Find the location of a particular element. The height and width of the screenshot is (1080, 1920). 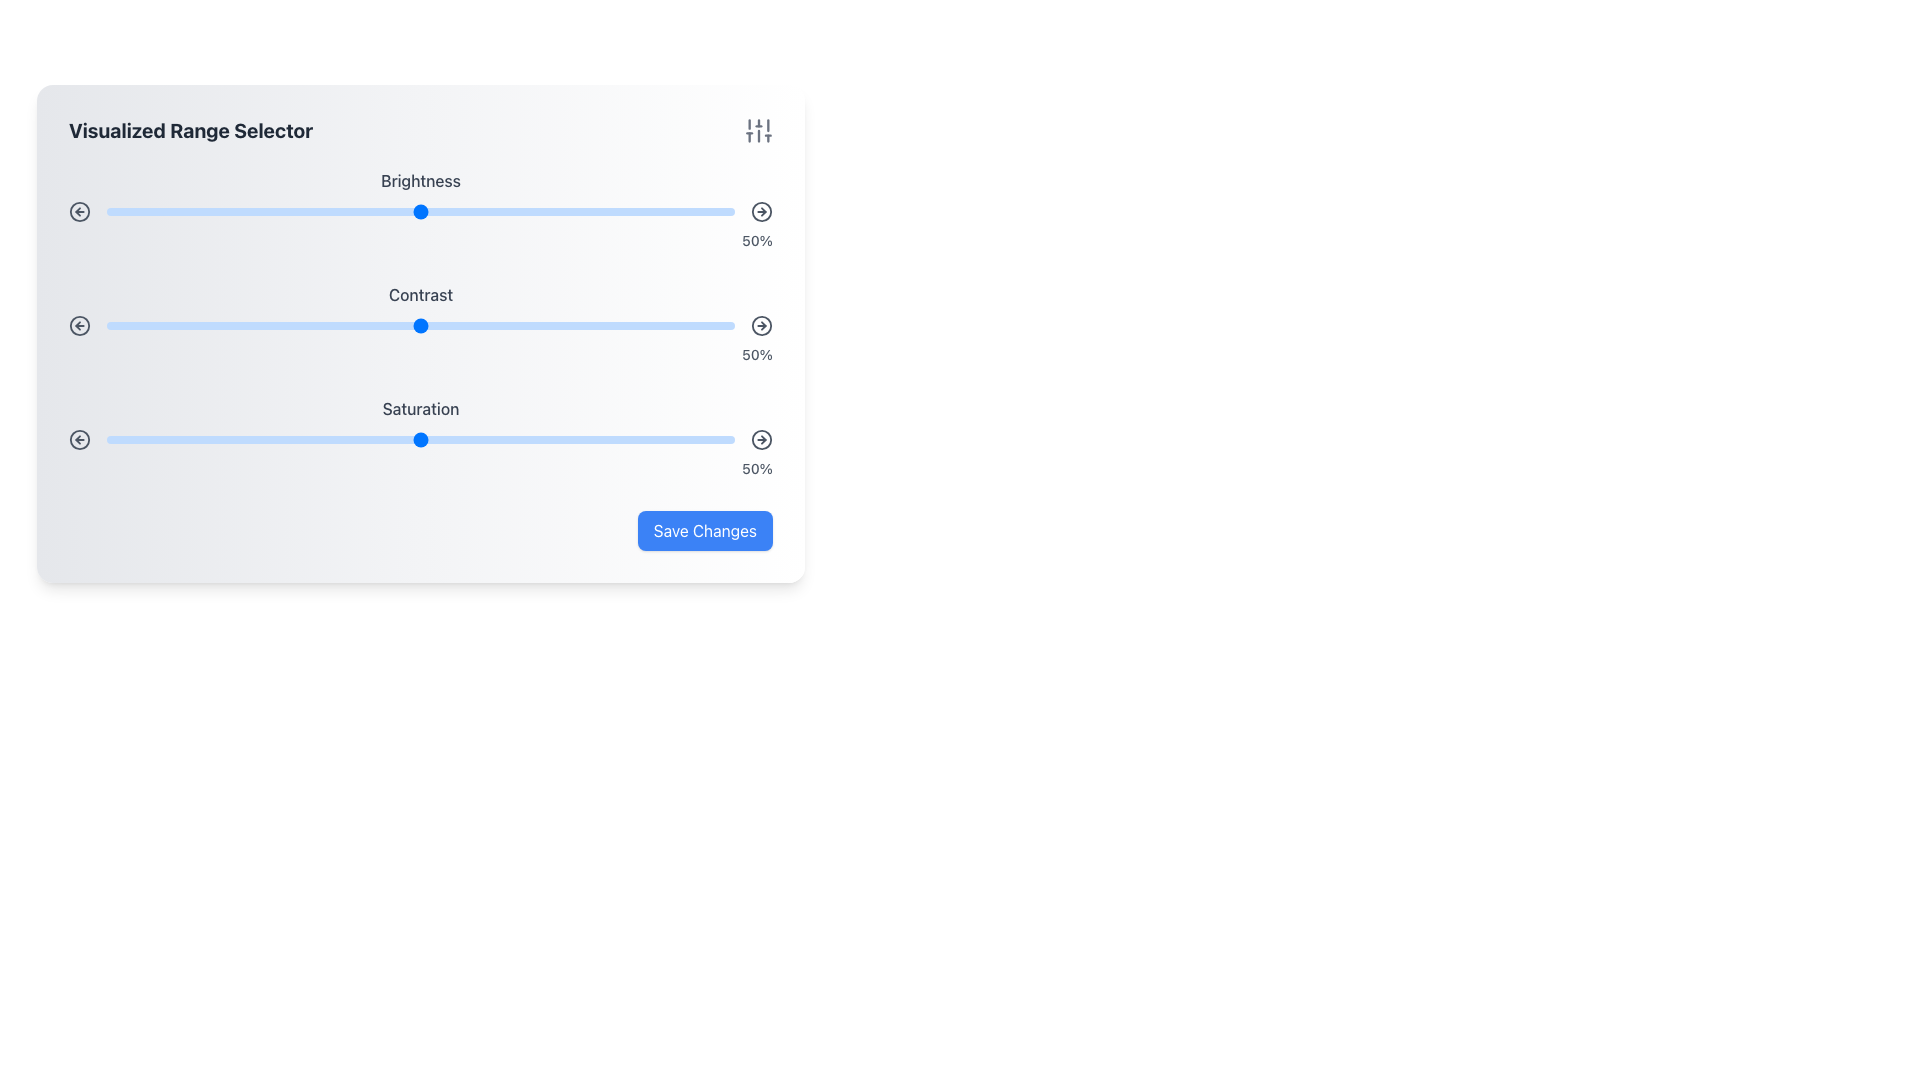

the slider value is located at coordinates (194, 325).